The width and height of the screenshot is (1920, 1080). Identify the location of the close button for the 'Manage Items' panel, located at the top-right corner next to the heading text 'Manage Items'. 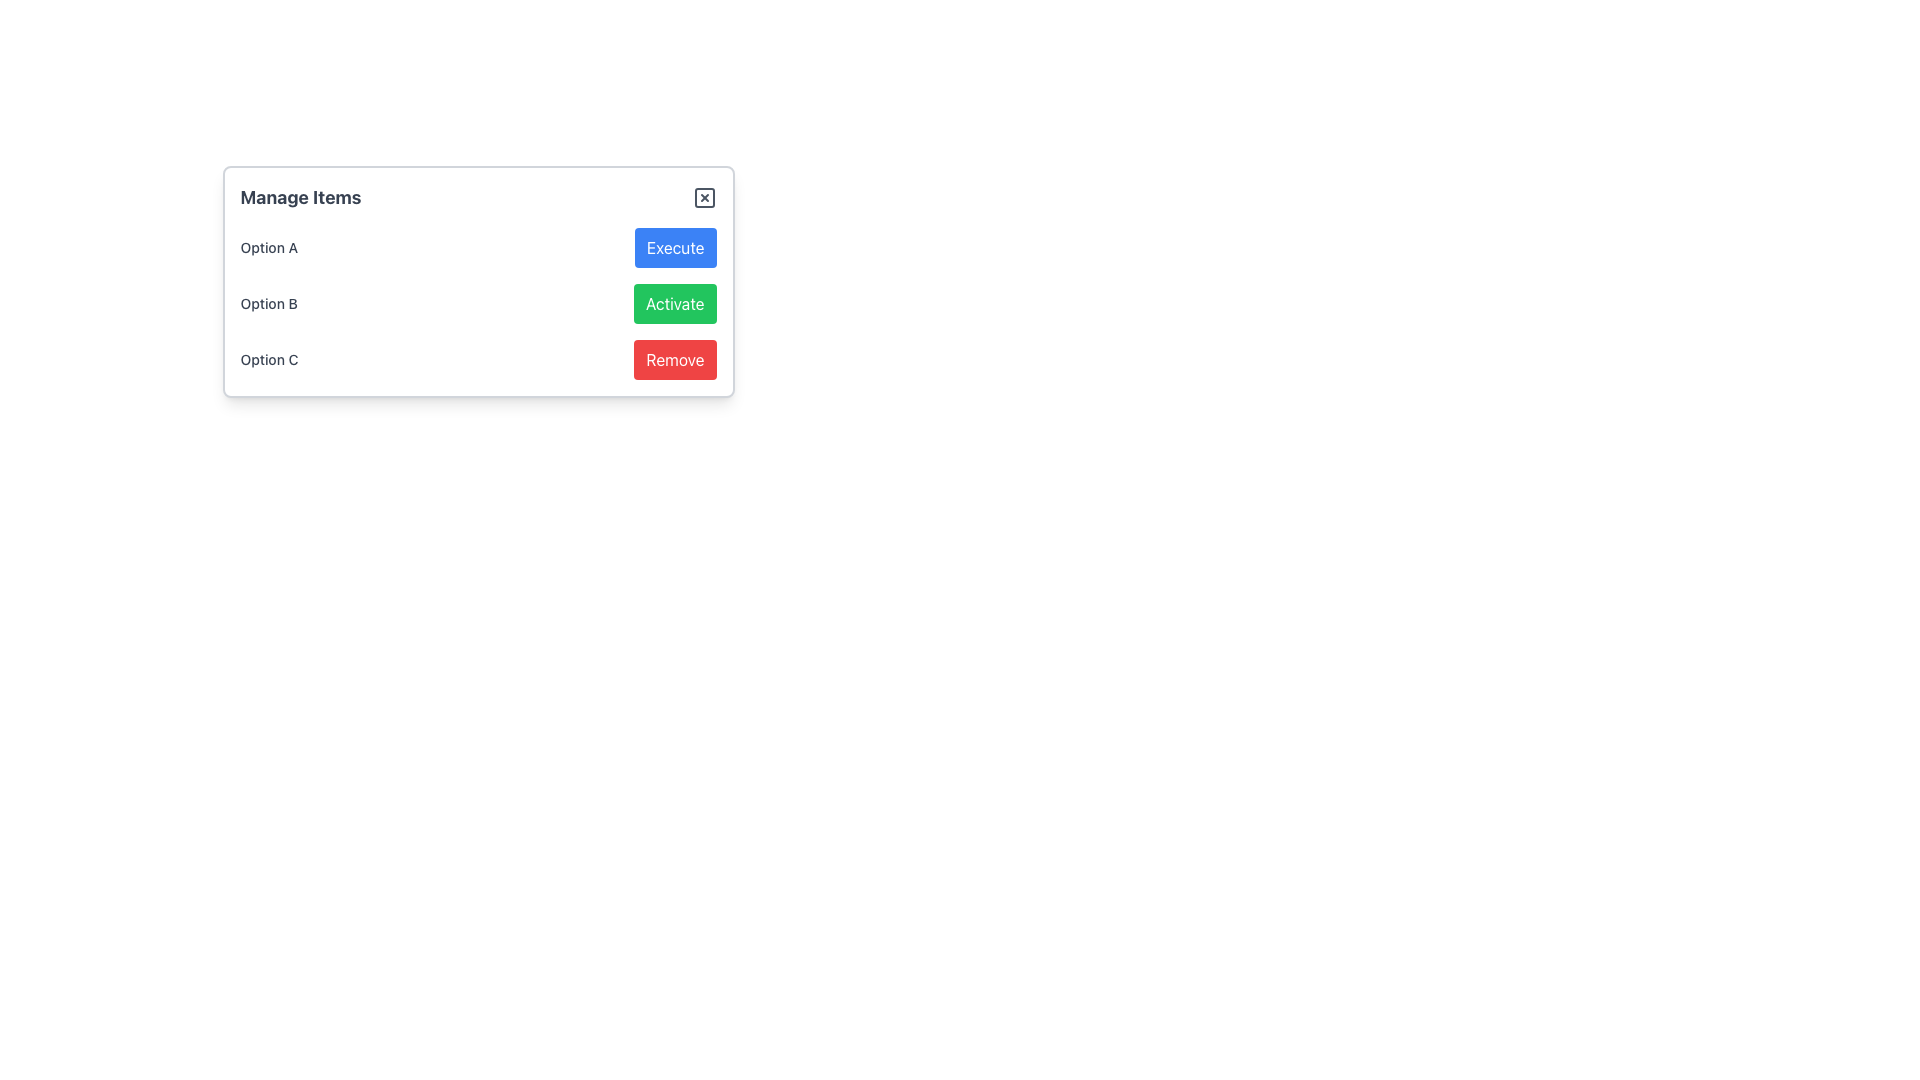
(704, 197).